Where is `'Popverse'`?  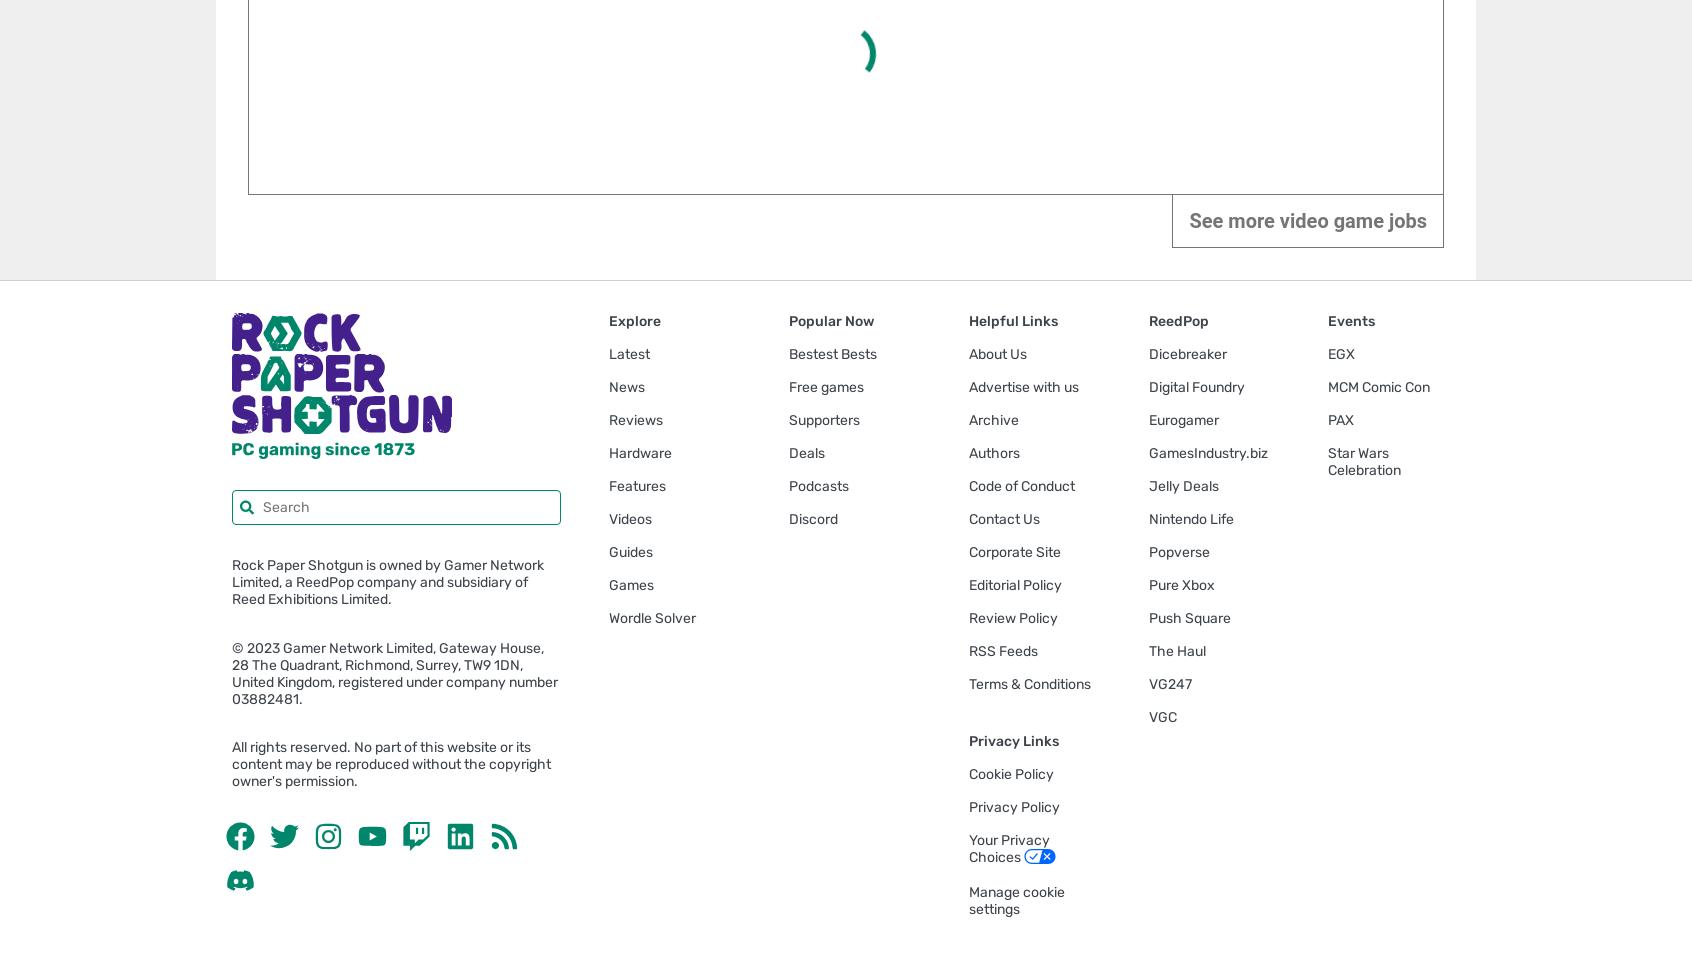
'Popverse' is located at coordinates (1177, 550).